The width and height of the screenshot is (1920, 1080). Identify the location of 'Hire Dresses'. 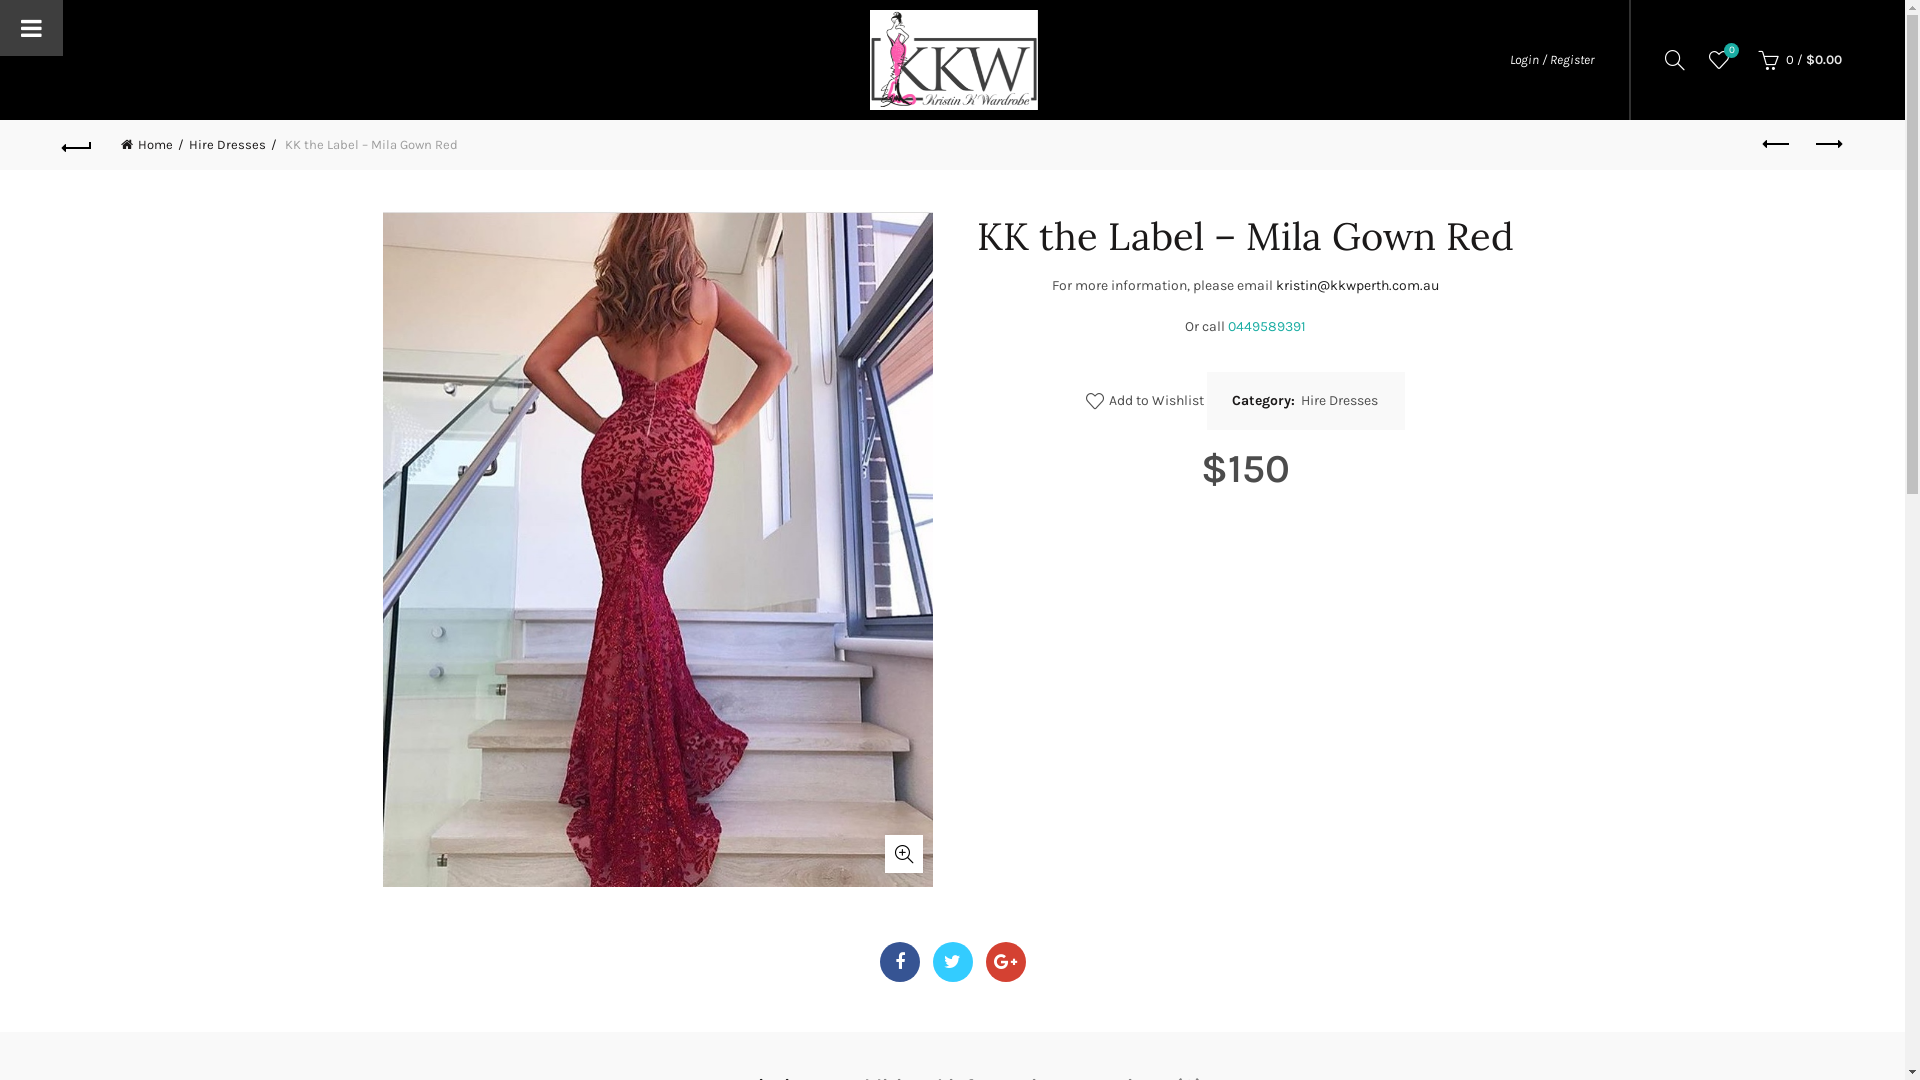
(1338, 401).